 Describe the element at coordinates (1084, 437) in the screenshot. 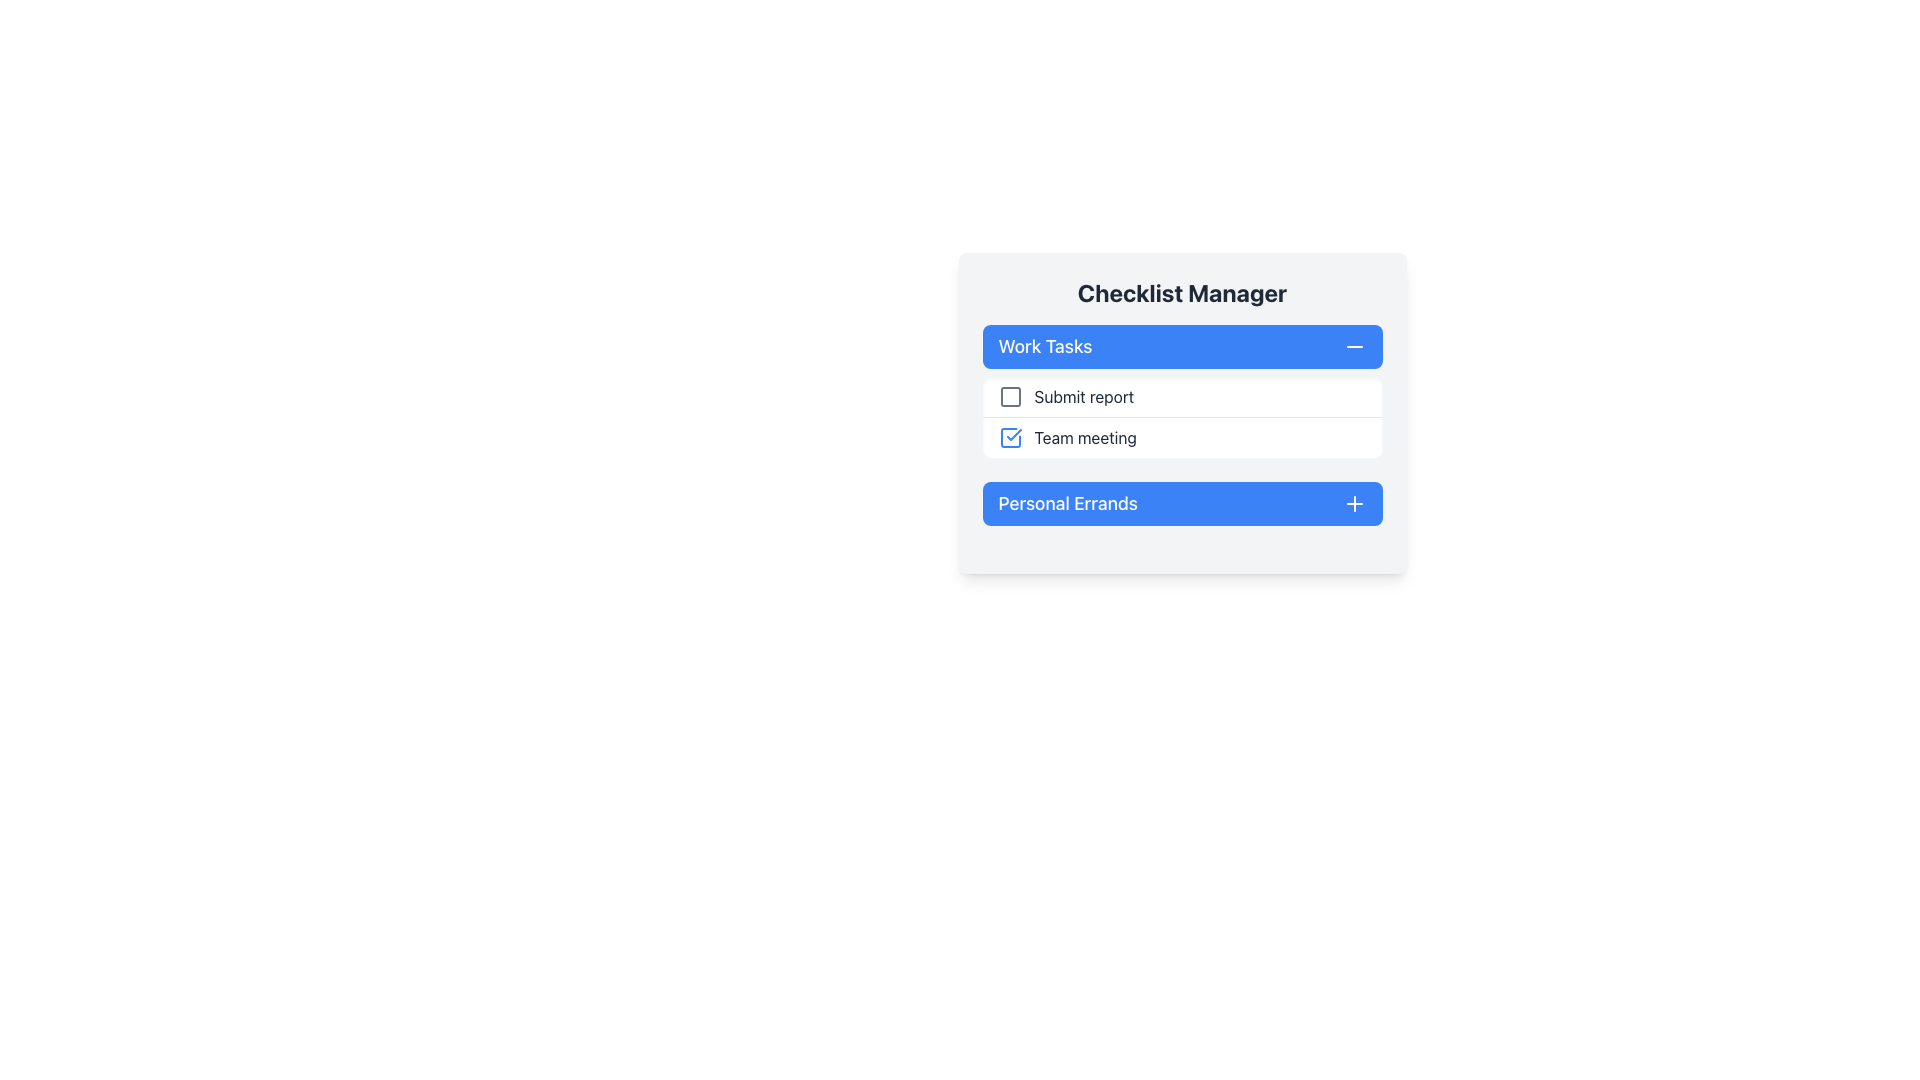

I see `text label that describes the task in the checklist under the 'Work Tasks' section, located to the right of the blue checkmark icon` at that location.